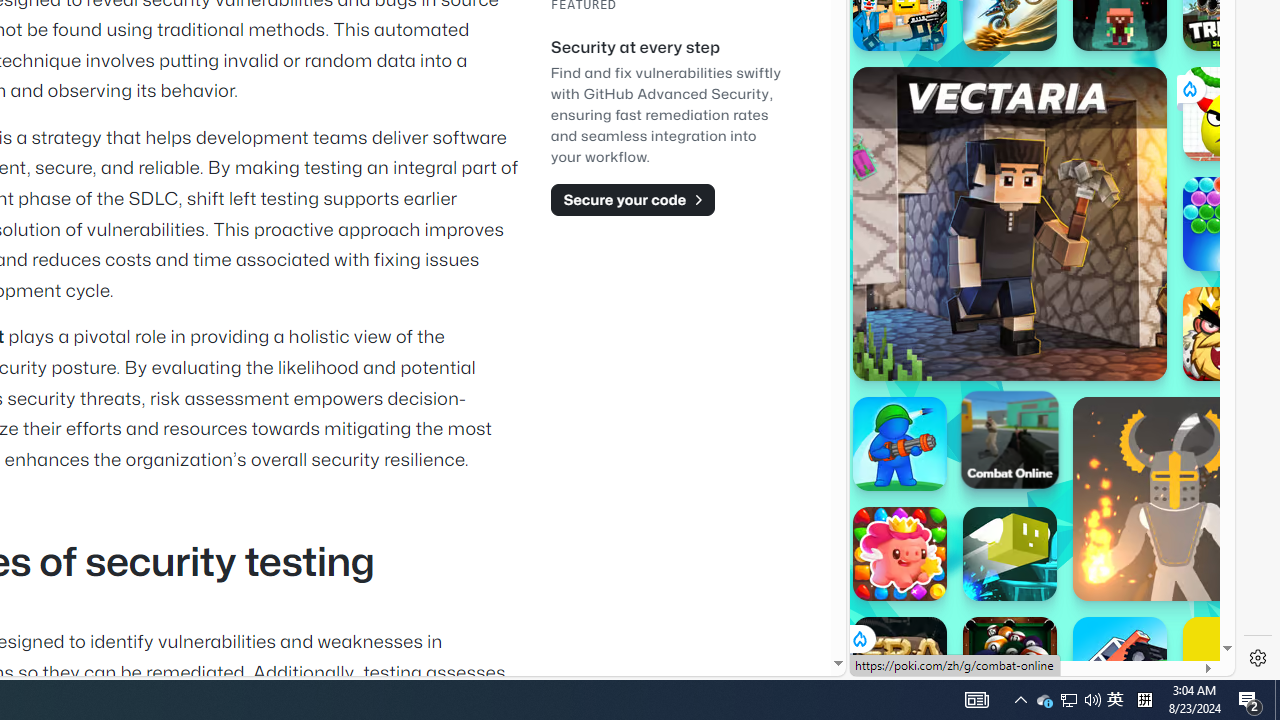 The width and height of the screenshot is (1280, 720). Describe the element at coordinates (1120, 664) in the screenshot. I see `'Monster Tracks Monster Tracks'` at that location.